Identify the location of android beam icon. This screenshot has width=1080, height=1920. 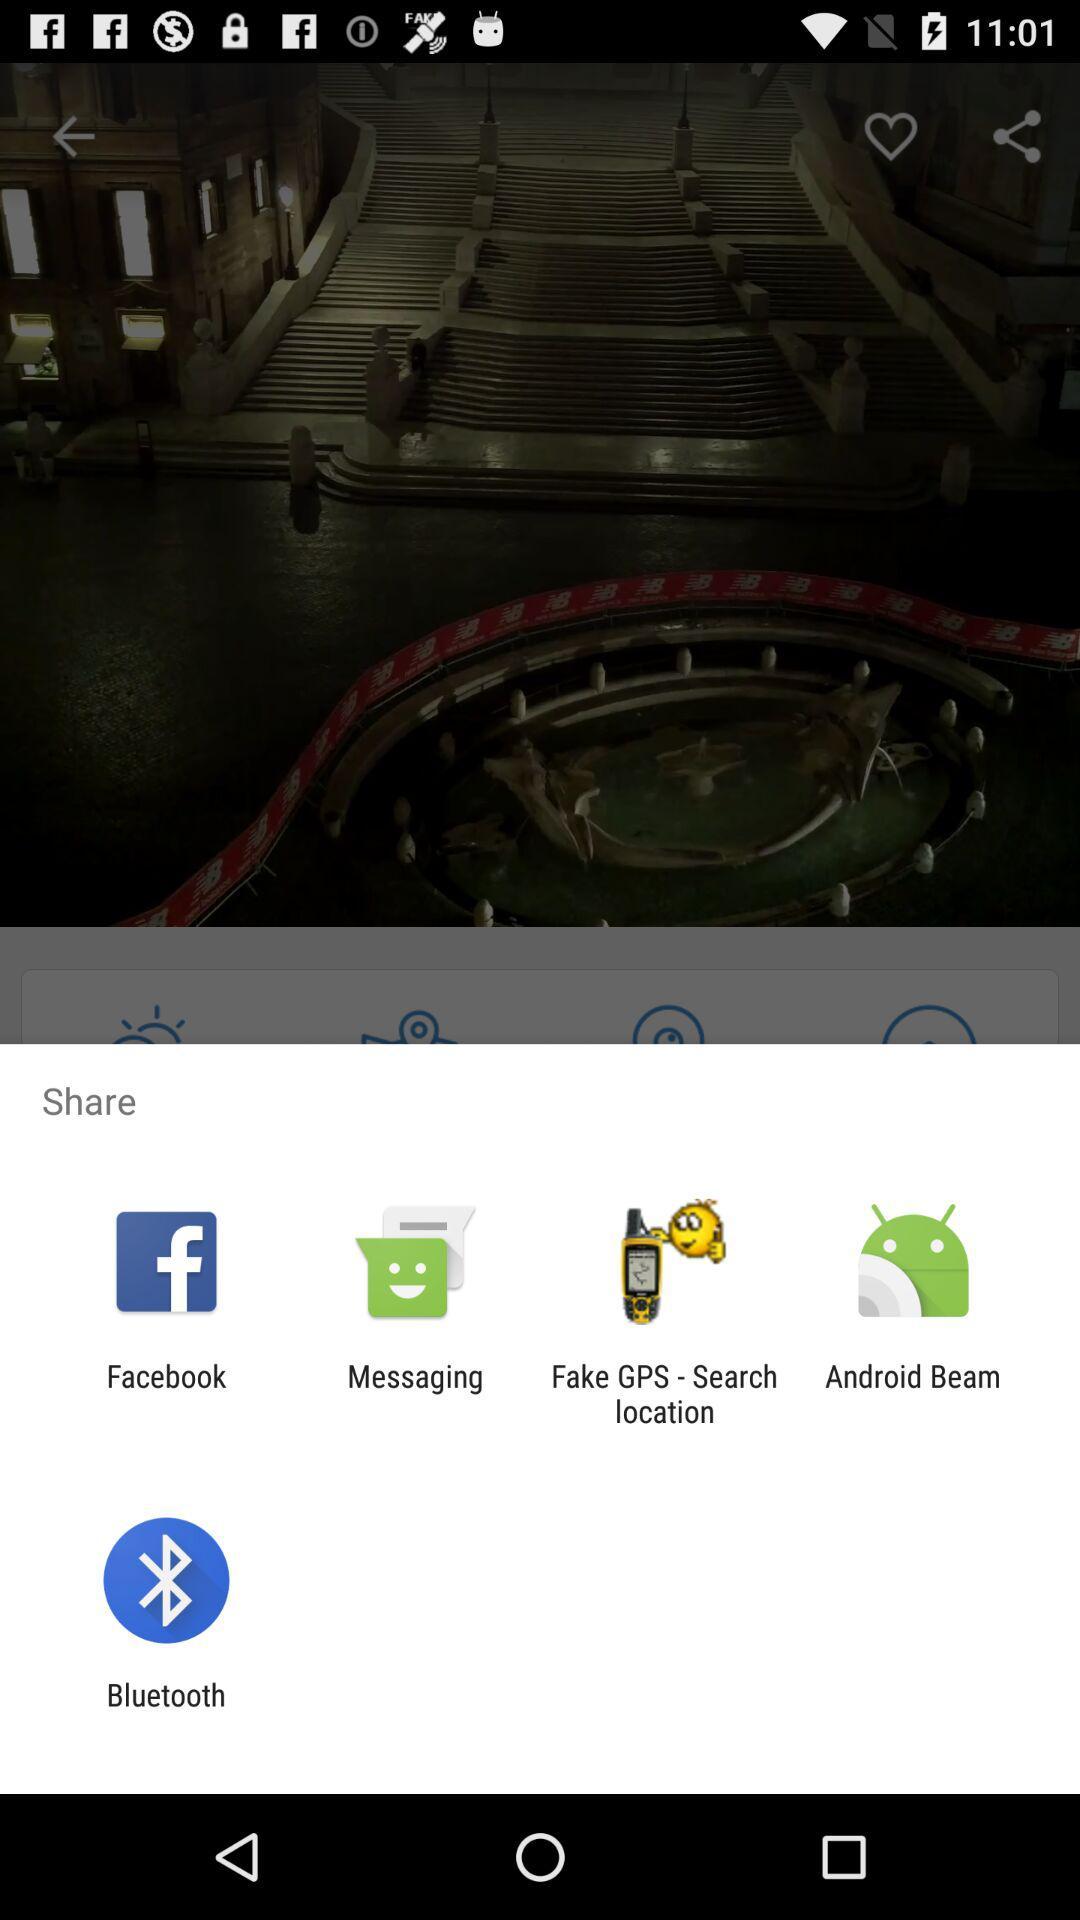
(913, 1392).